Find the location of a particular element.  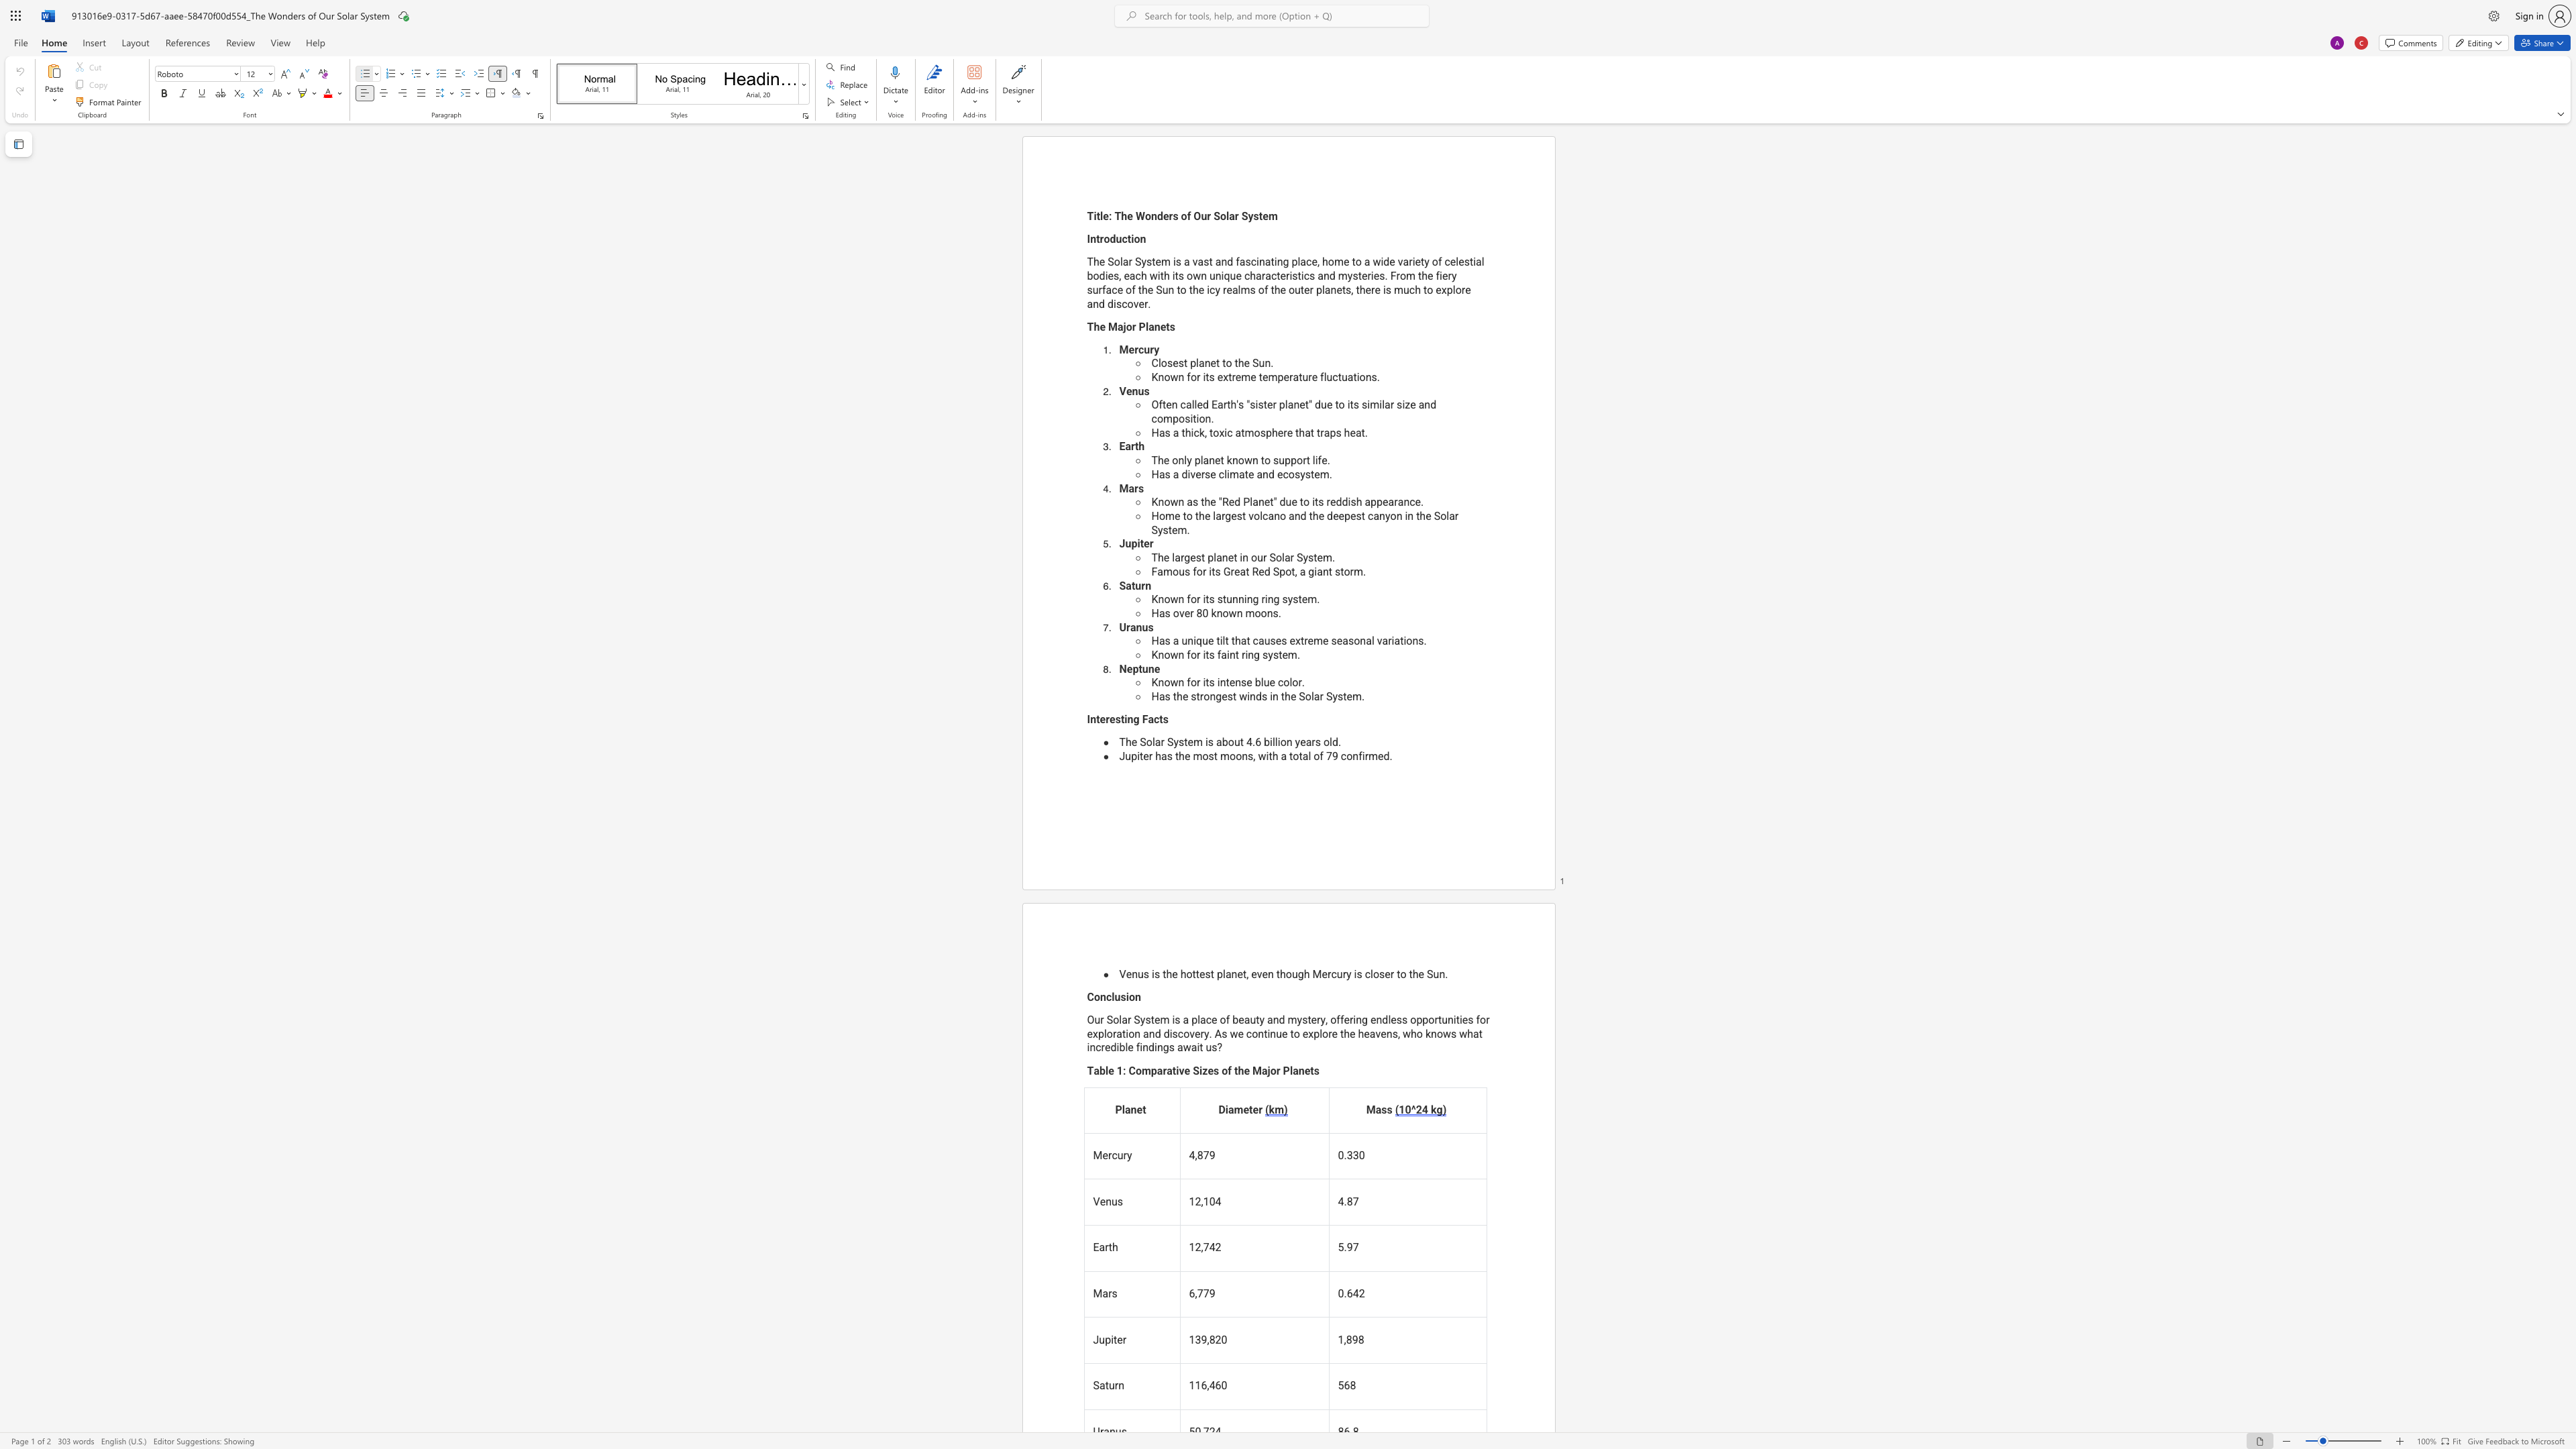

the space between the continuous character "r" and "g" in the text is located at coordinates (1184, 557).